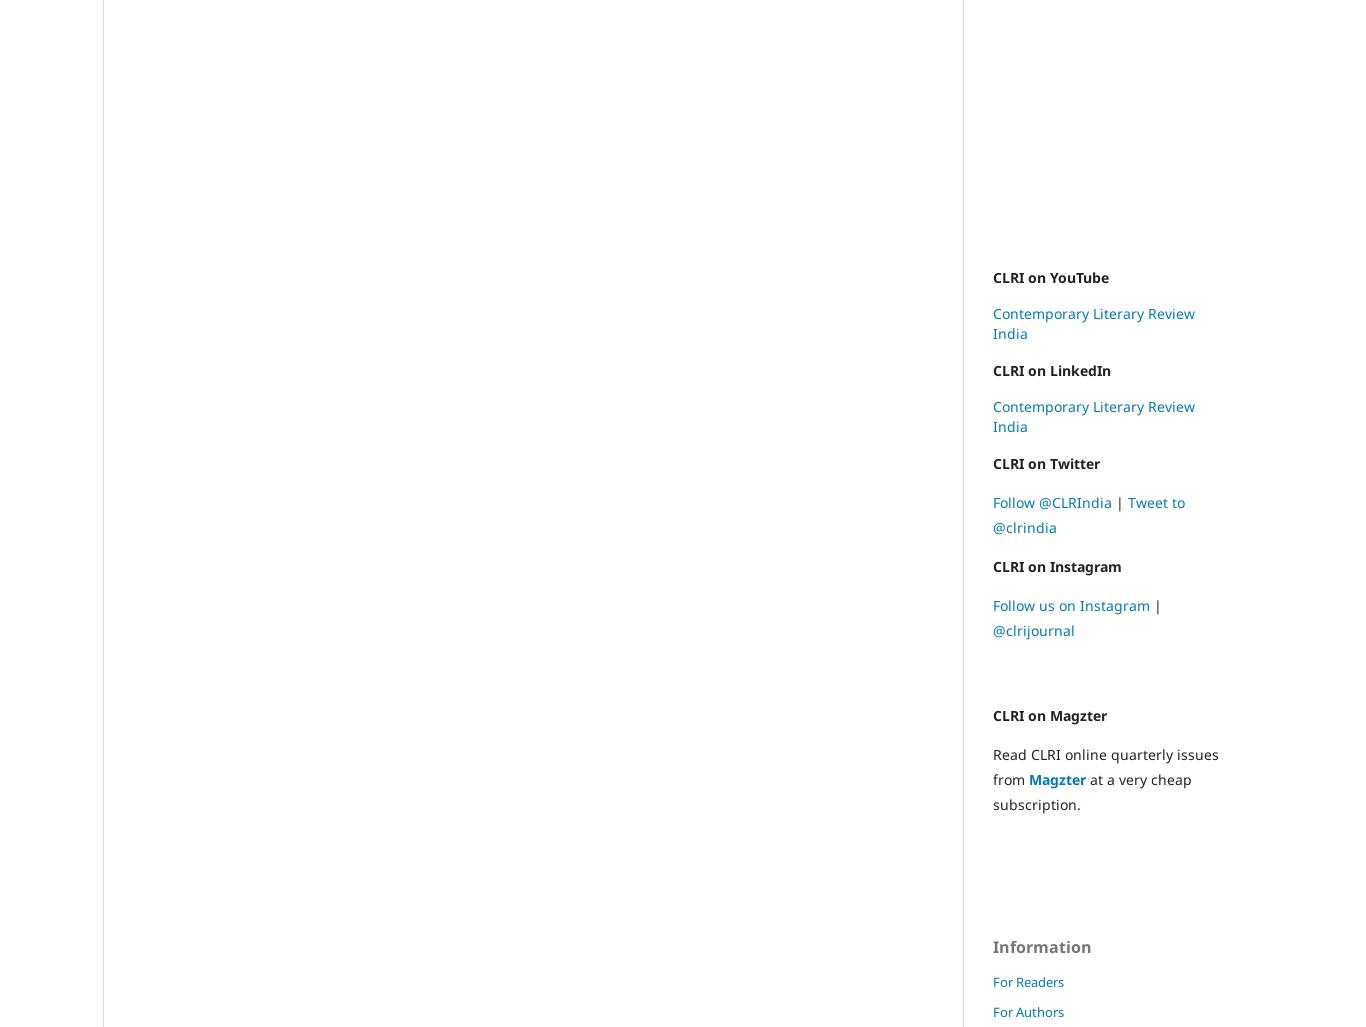  I want to click on 'CLRI on Twitter', so click(1045, 463).